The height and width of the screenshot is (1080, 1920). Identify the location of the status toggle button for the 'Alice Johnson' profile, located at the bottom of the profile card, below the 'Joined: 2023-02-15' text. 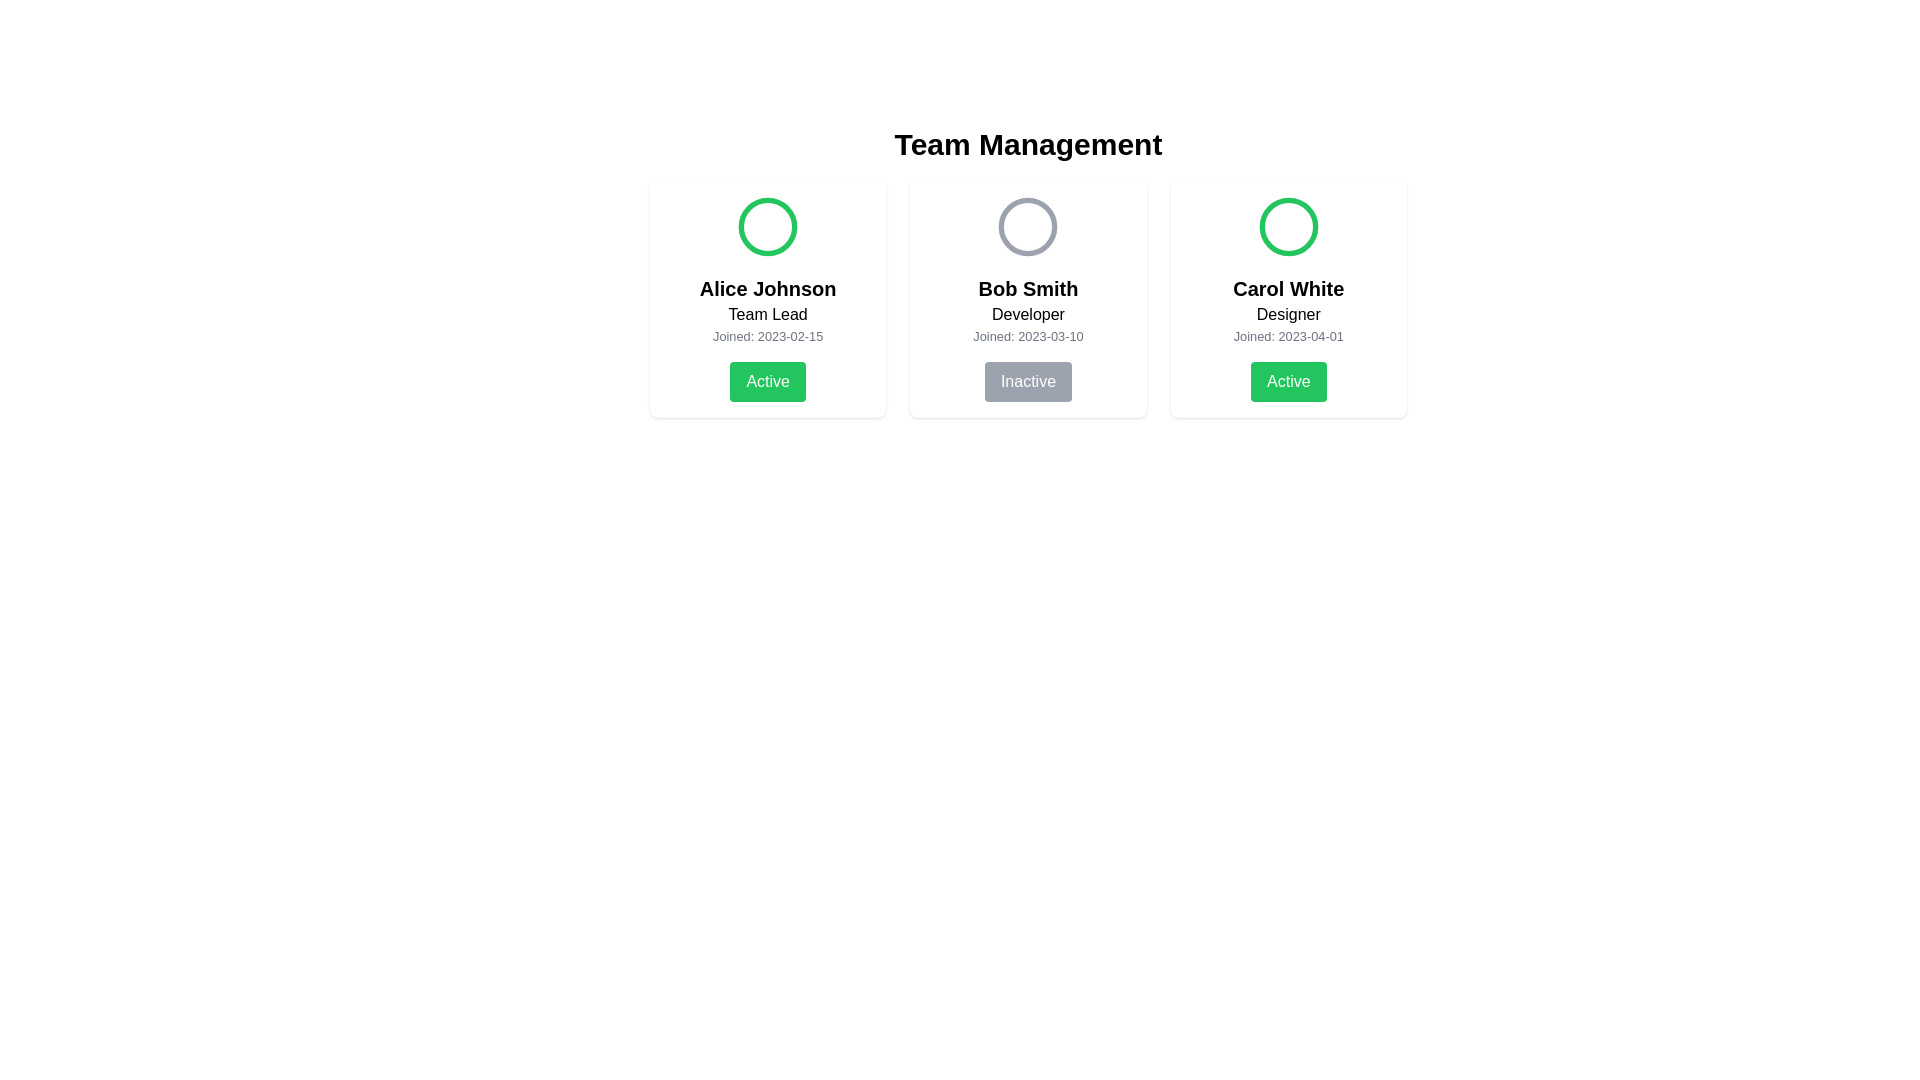
(767, 382).